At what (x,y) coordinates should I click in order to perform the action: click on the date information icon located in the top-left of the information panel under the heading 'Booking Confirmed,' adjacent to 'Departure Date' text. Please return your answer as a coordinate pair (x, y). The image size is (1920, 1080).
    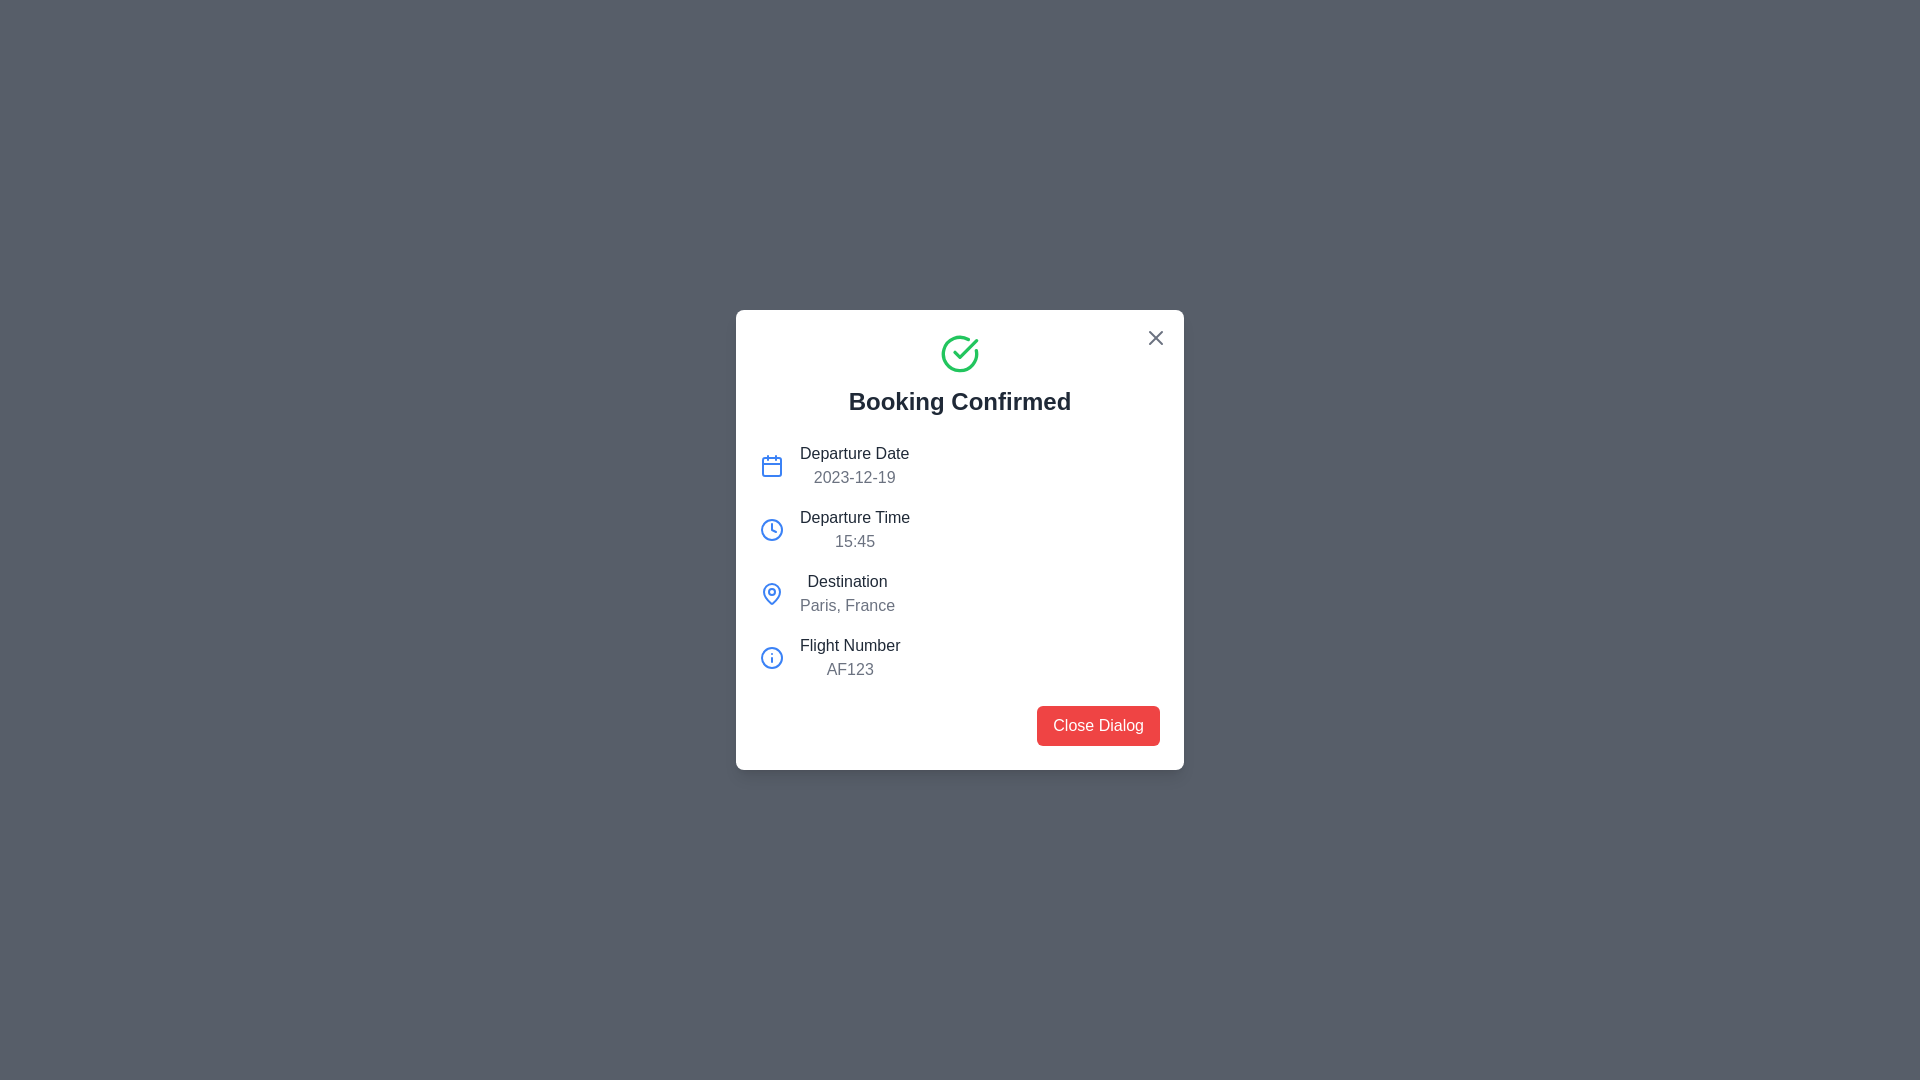
    Looking at the image, I should click on (771, 466).